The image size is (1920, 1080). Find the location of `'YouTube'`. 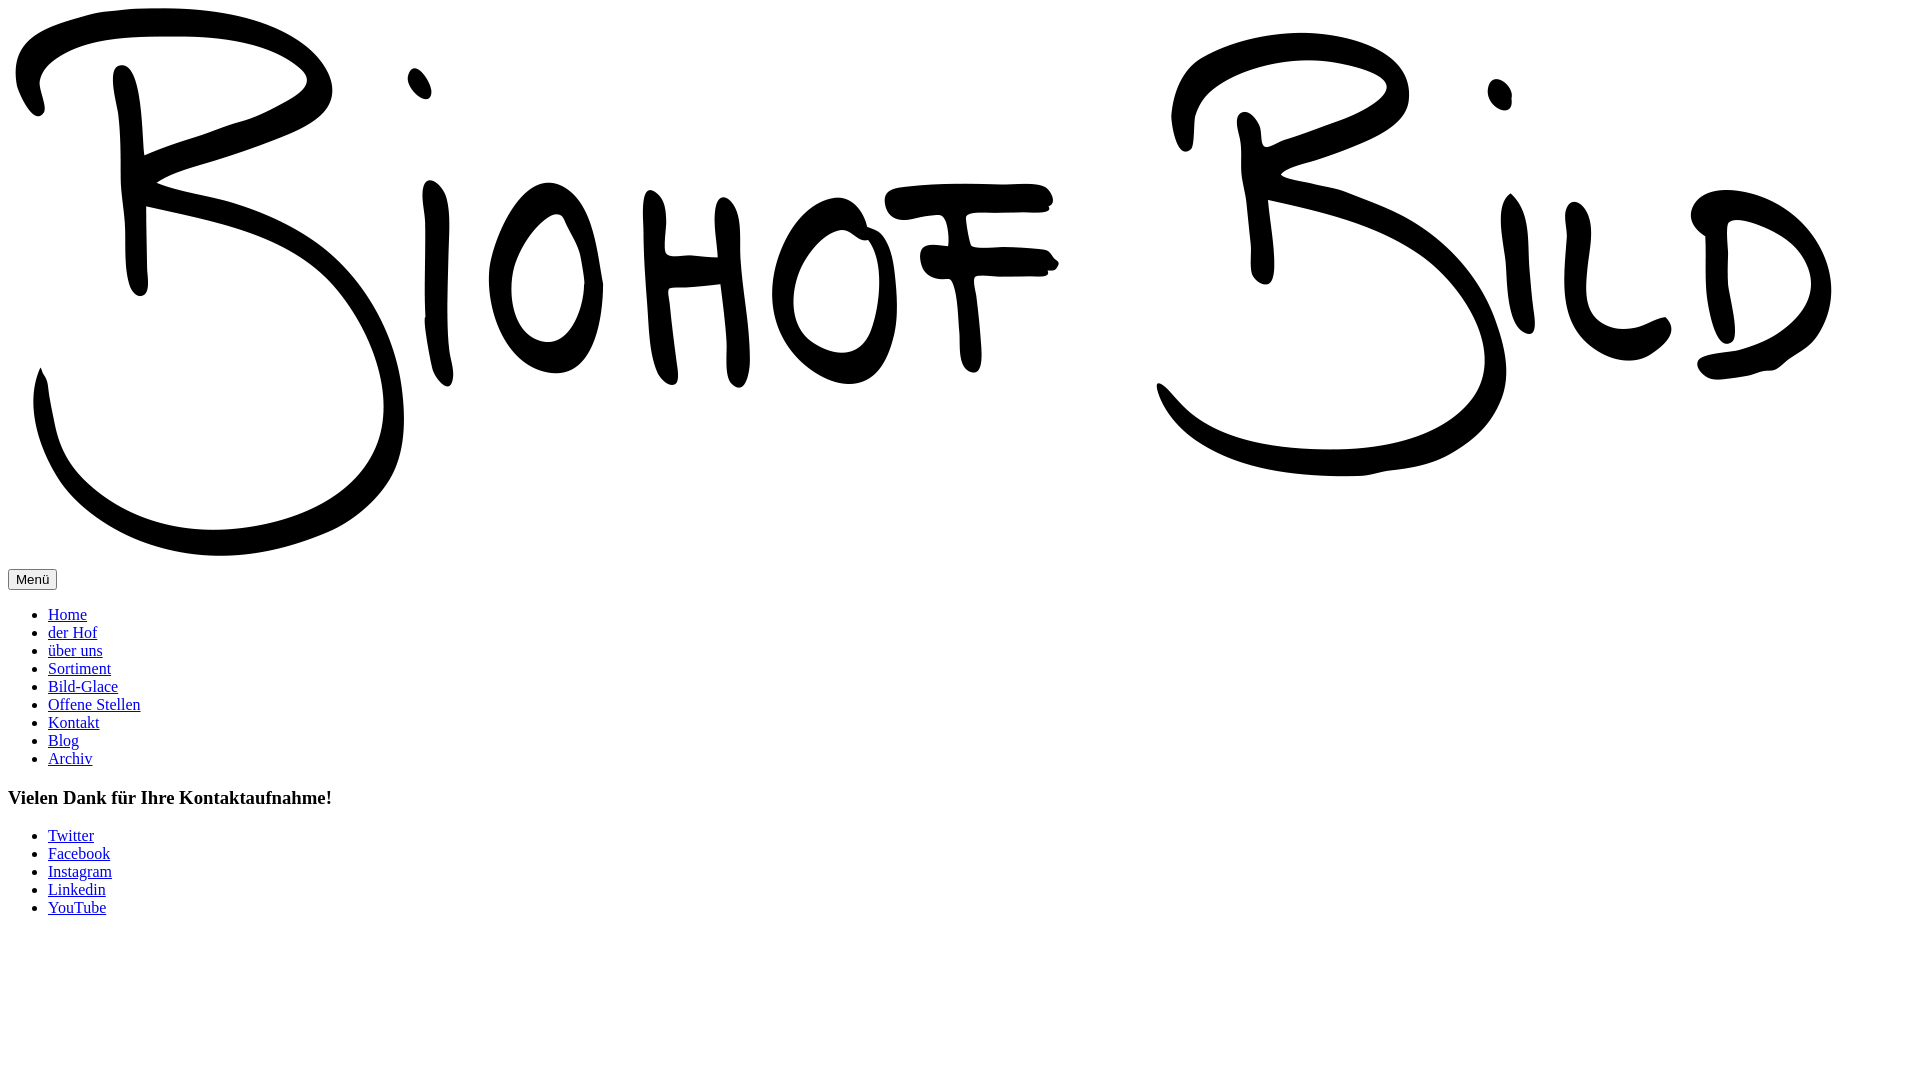

'YouTube' is located at coordinates (76, 907).